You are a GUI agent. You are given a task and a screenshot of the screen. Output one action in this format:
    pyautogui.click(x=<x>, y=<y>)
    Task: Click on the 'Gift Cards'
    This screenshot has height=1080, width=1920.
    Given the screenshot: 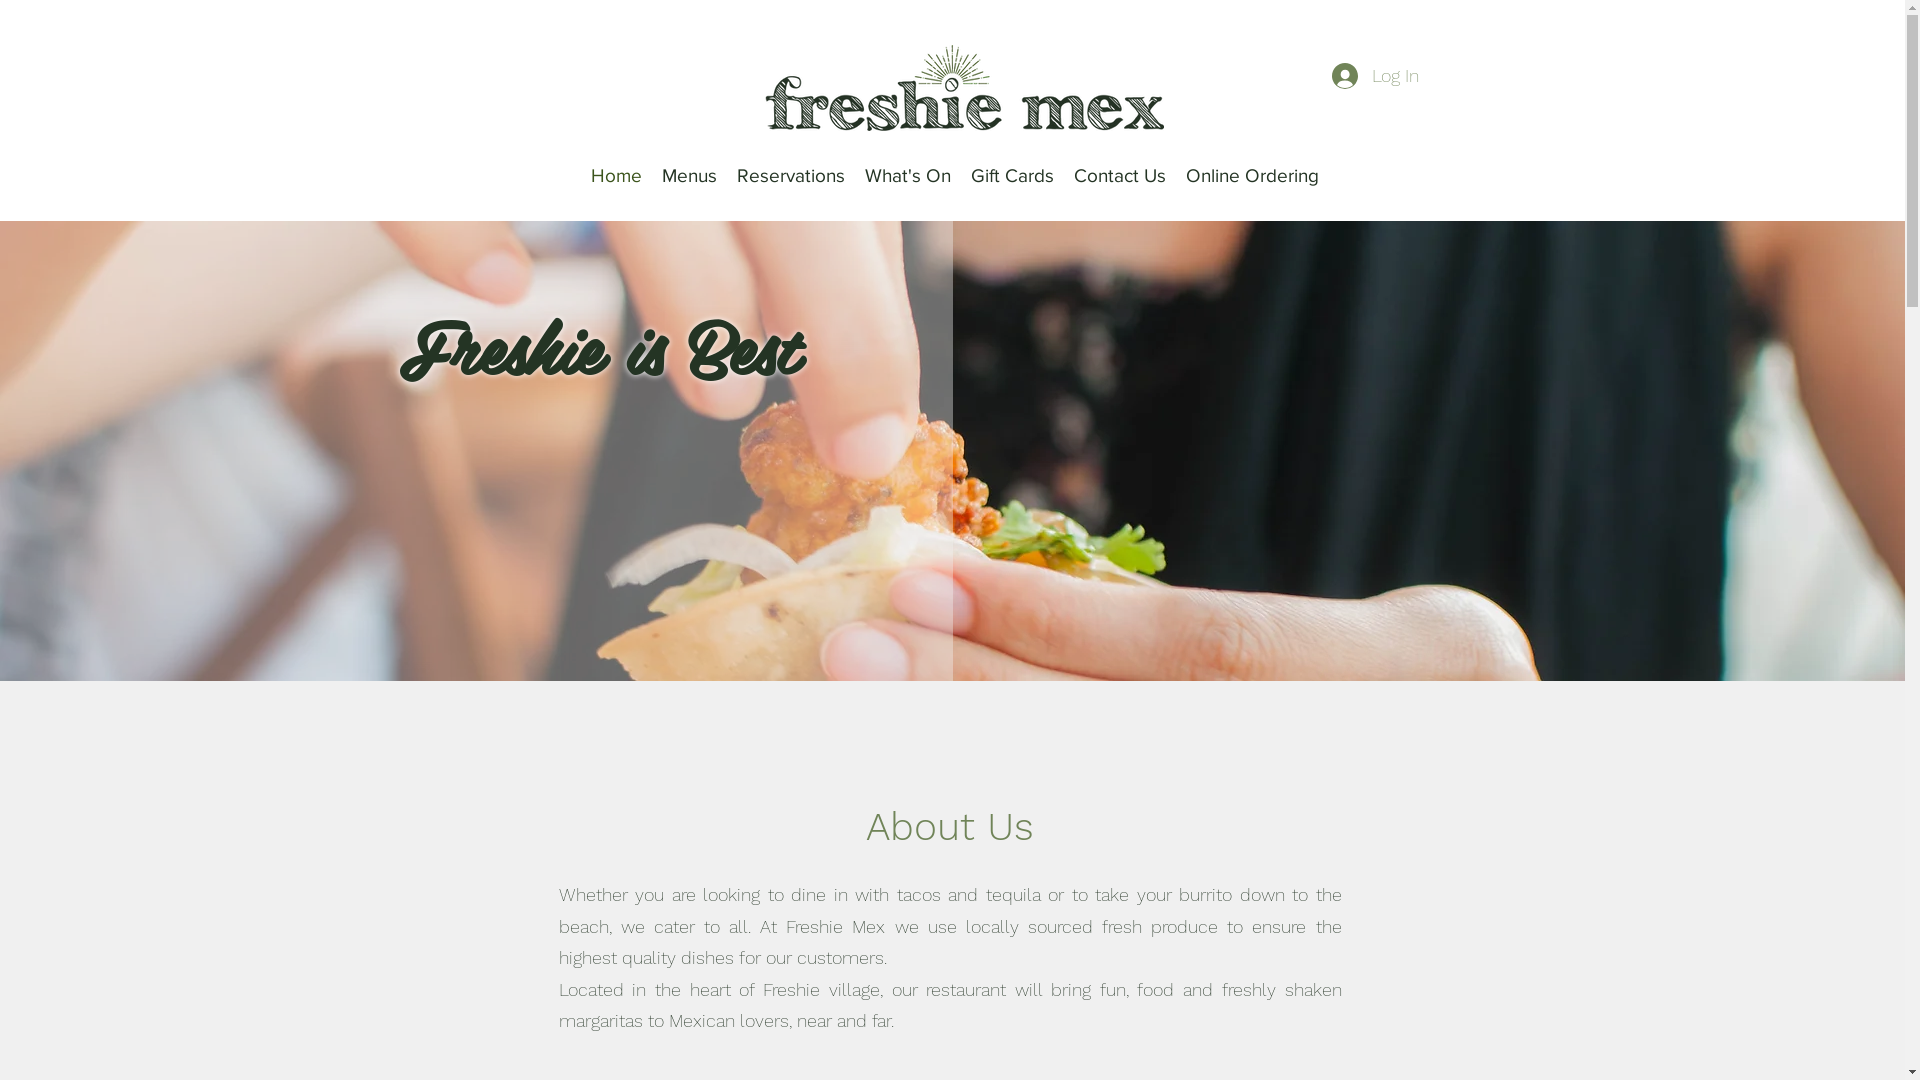 What is the action you would take?
    pyautogui.click(x=1012, y=175)
    